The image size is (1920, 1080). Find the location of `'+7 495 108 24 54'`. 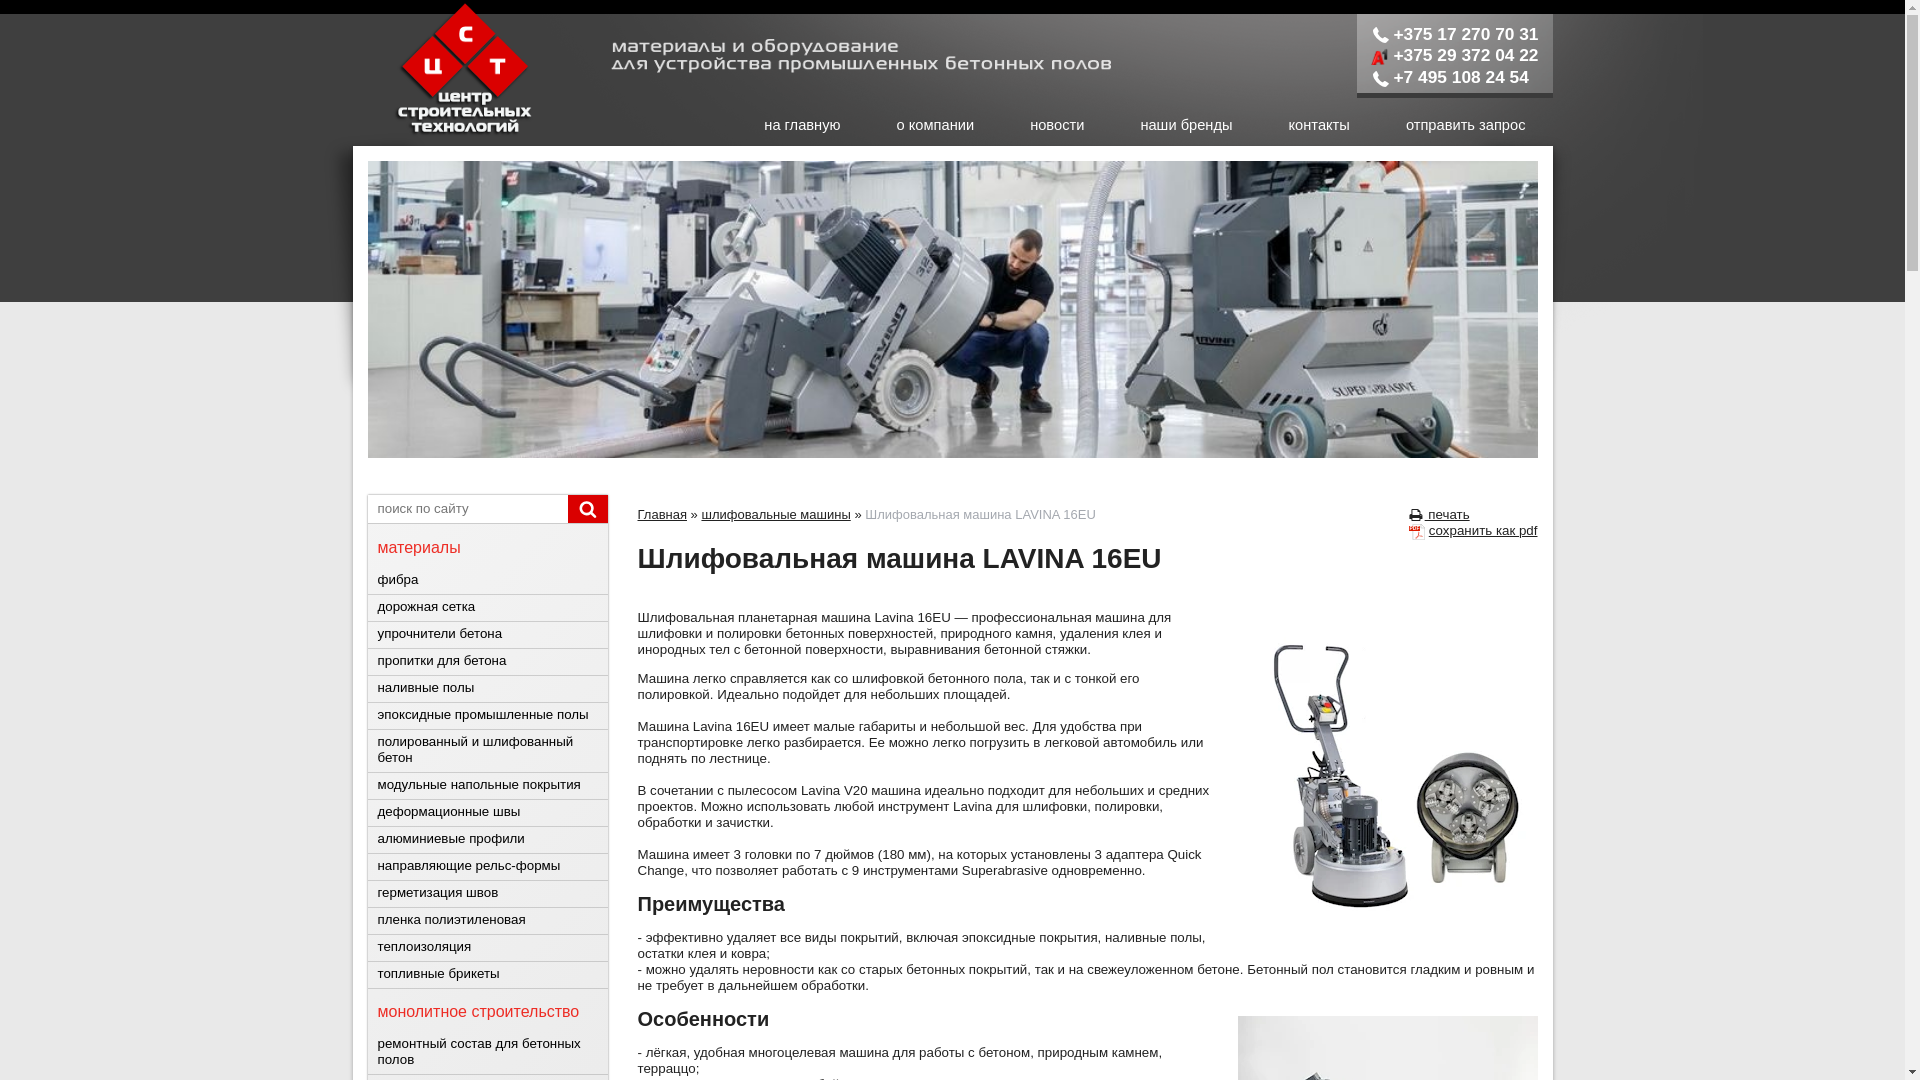

'+7 495 108 24 54' is located at coordinates (1449, 76).